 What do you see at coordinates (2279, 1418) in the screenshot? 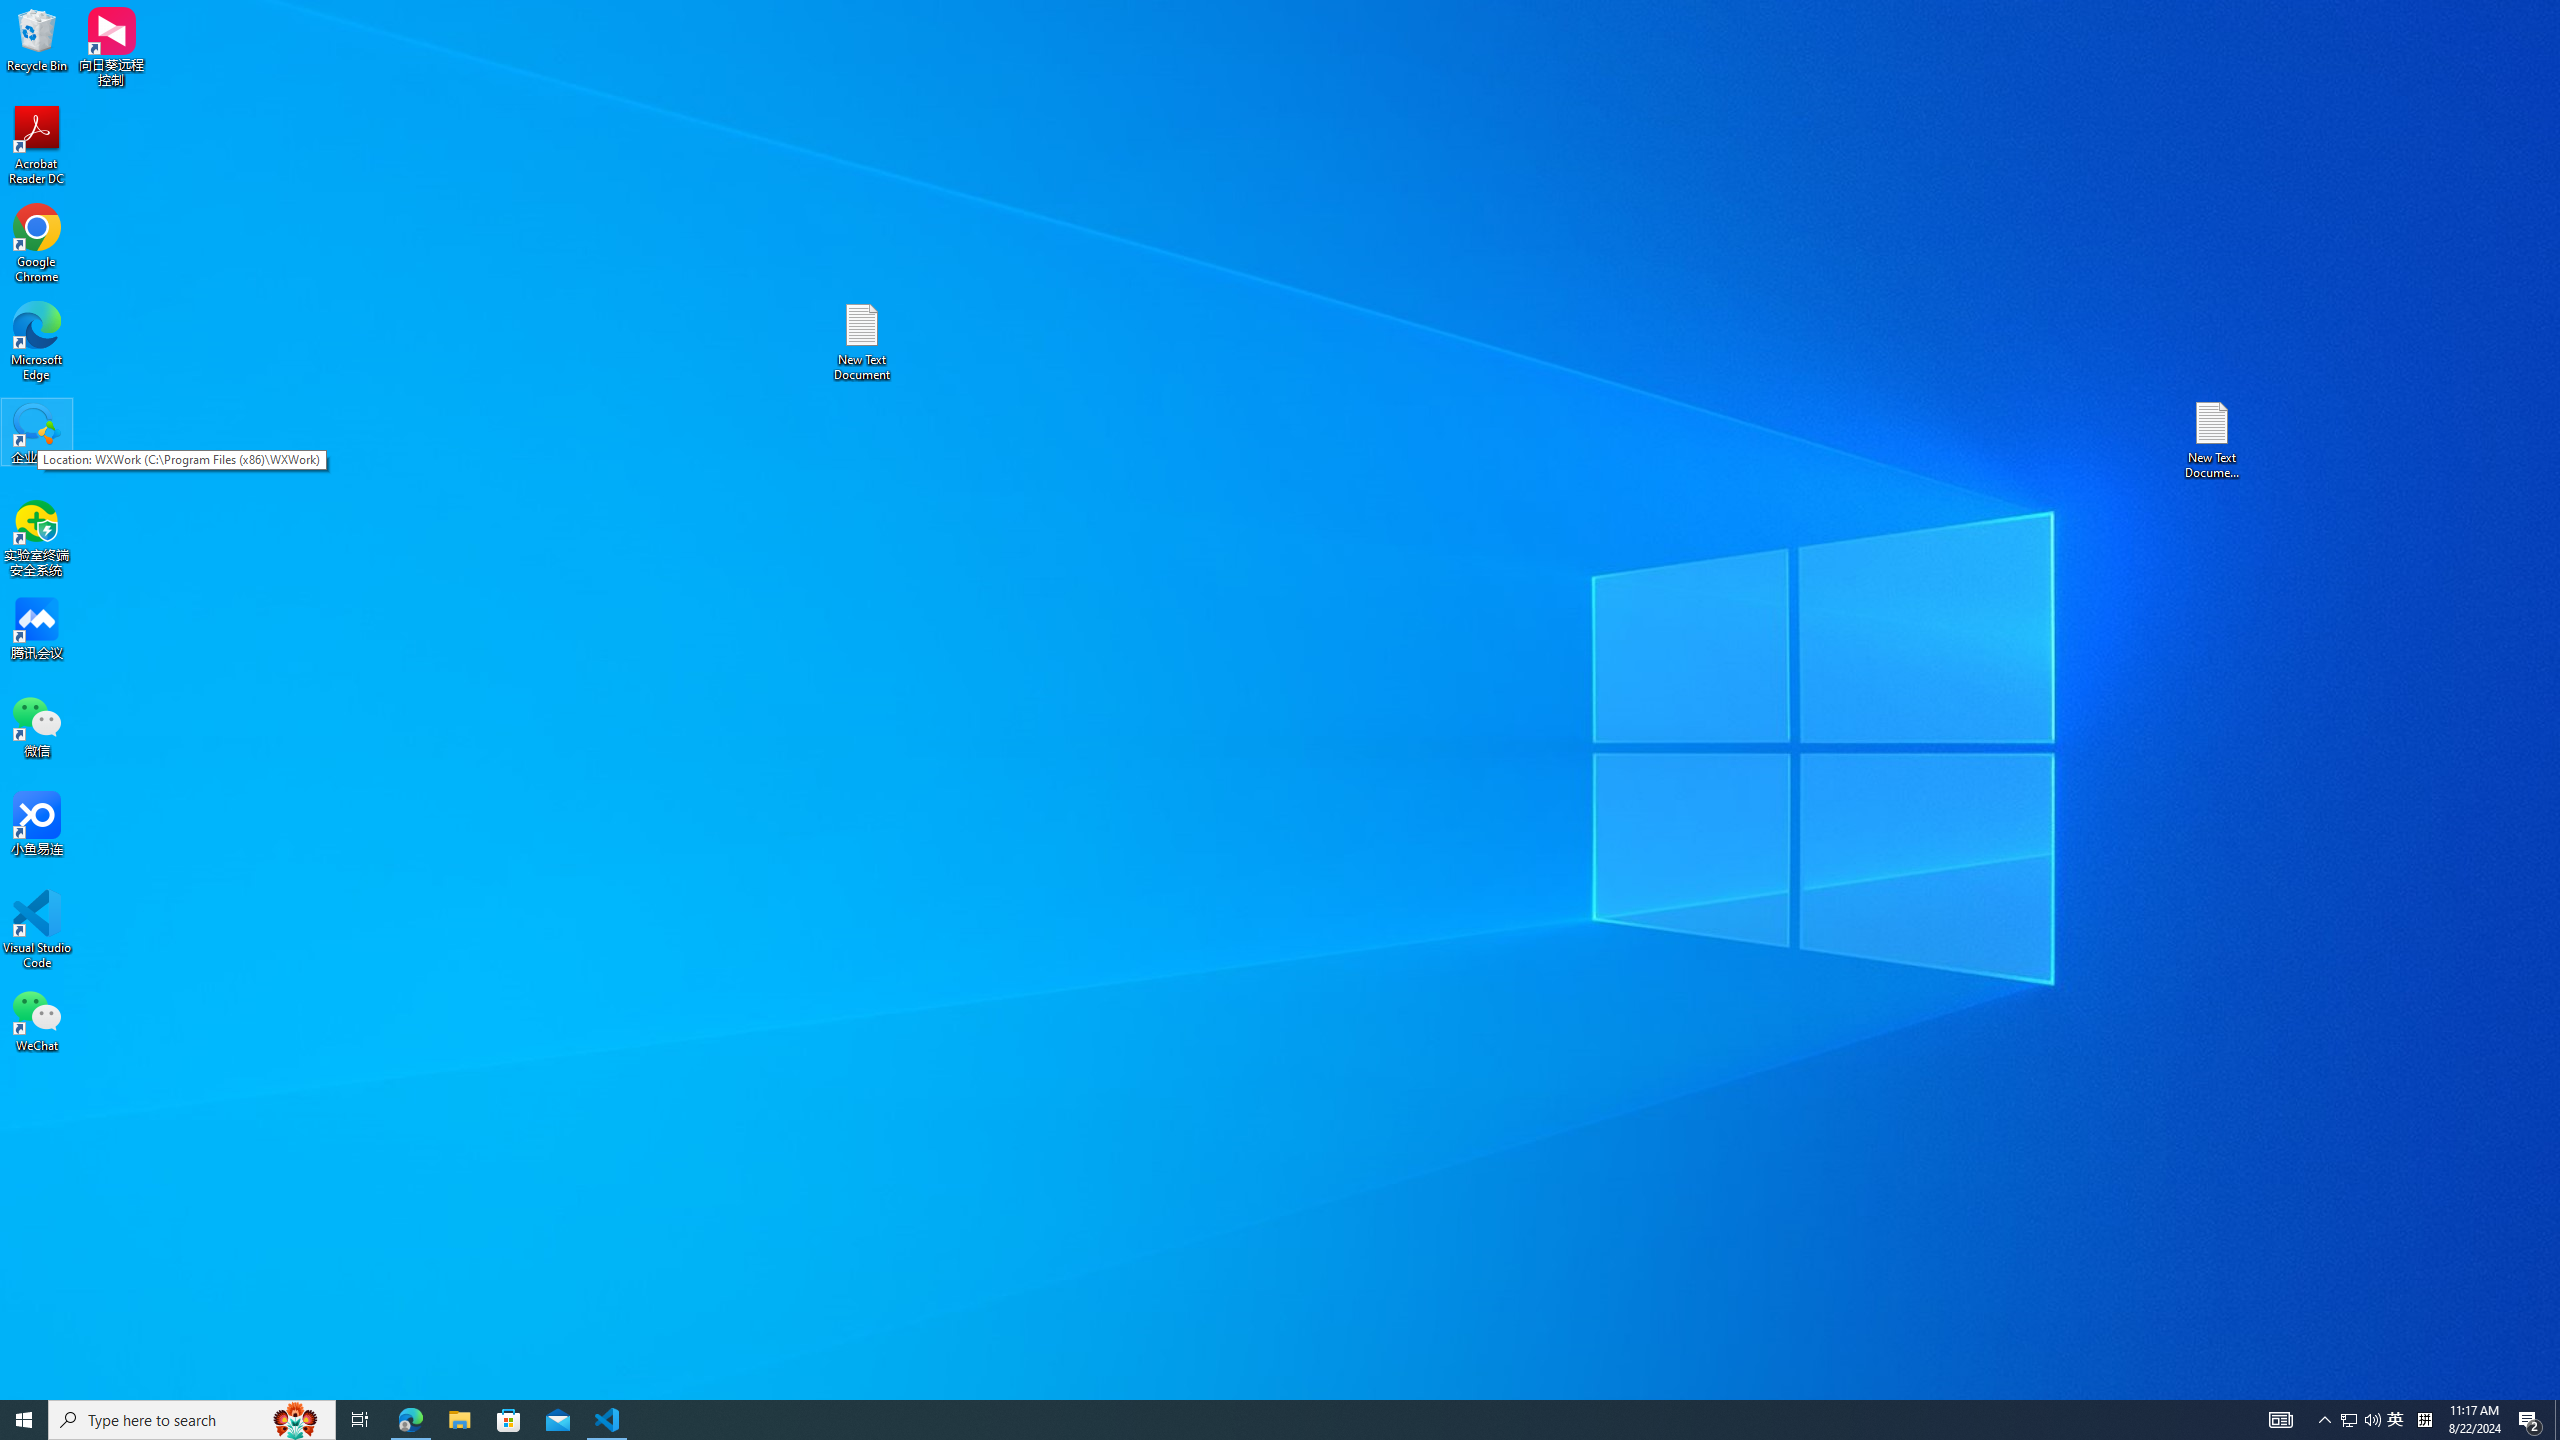
I see `'AutomationID: 4105'` at bounding box center [2279, 1418].